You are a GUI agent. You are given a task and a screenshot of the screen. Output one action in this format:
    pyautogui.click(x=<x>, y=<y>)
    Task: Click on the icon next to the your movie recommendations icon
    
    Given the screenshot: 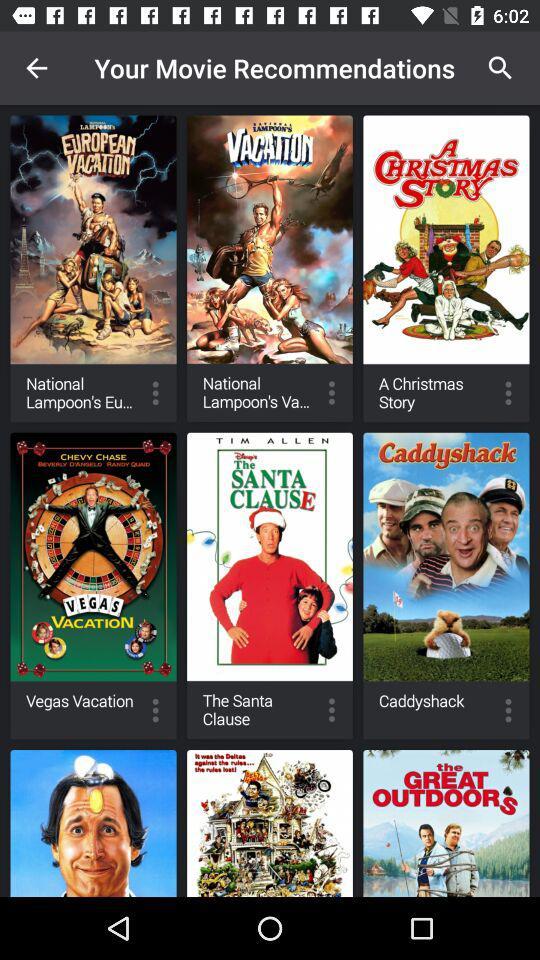 What is the action you would take?
    pyautogui.click(x=499, y=68)
    